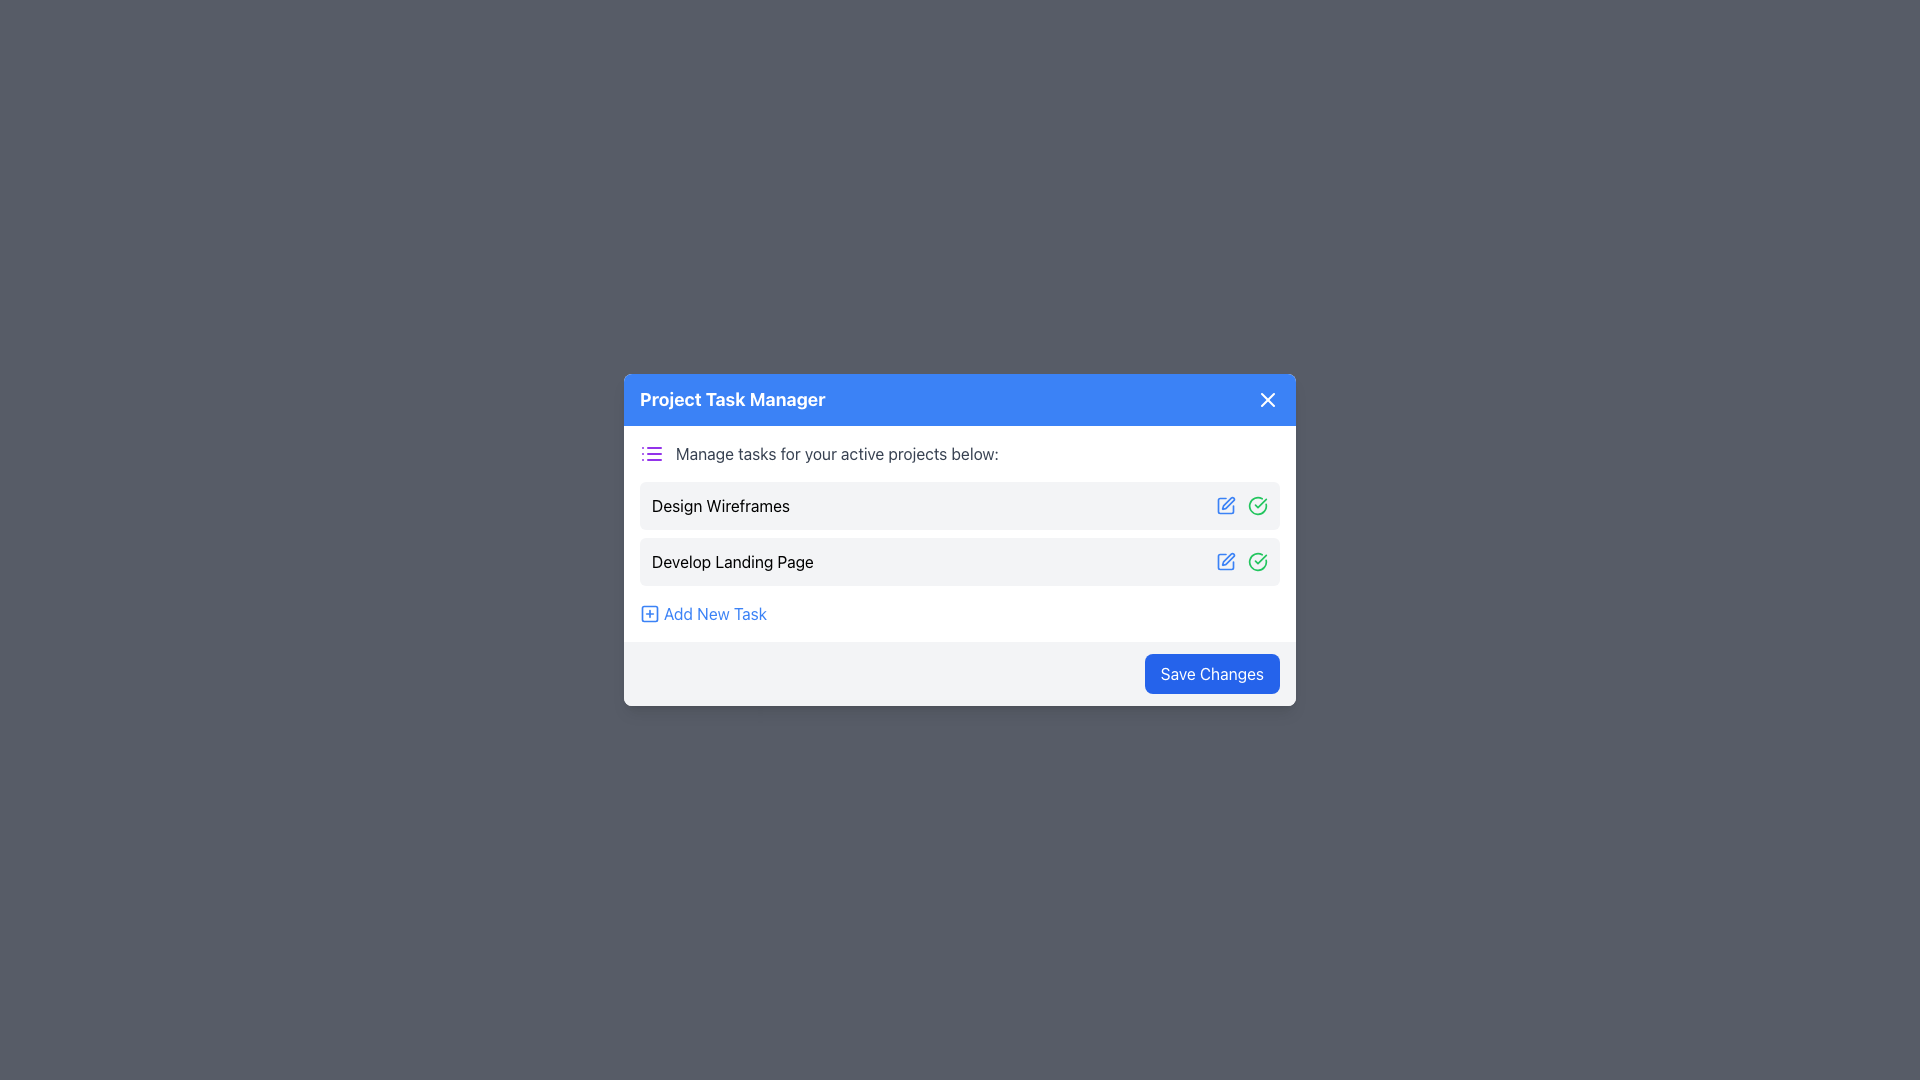 This screenshot has height=1080, width=1920. Describe the element at coordinates (703, 612) in the screenshot. I see `the 'Add New Task' button, which consists of blue text and a blue outlined square icon with a plus sign` at that location.